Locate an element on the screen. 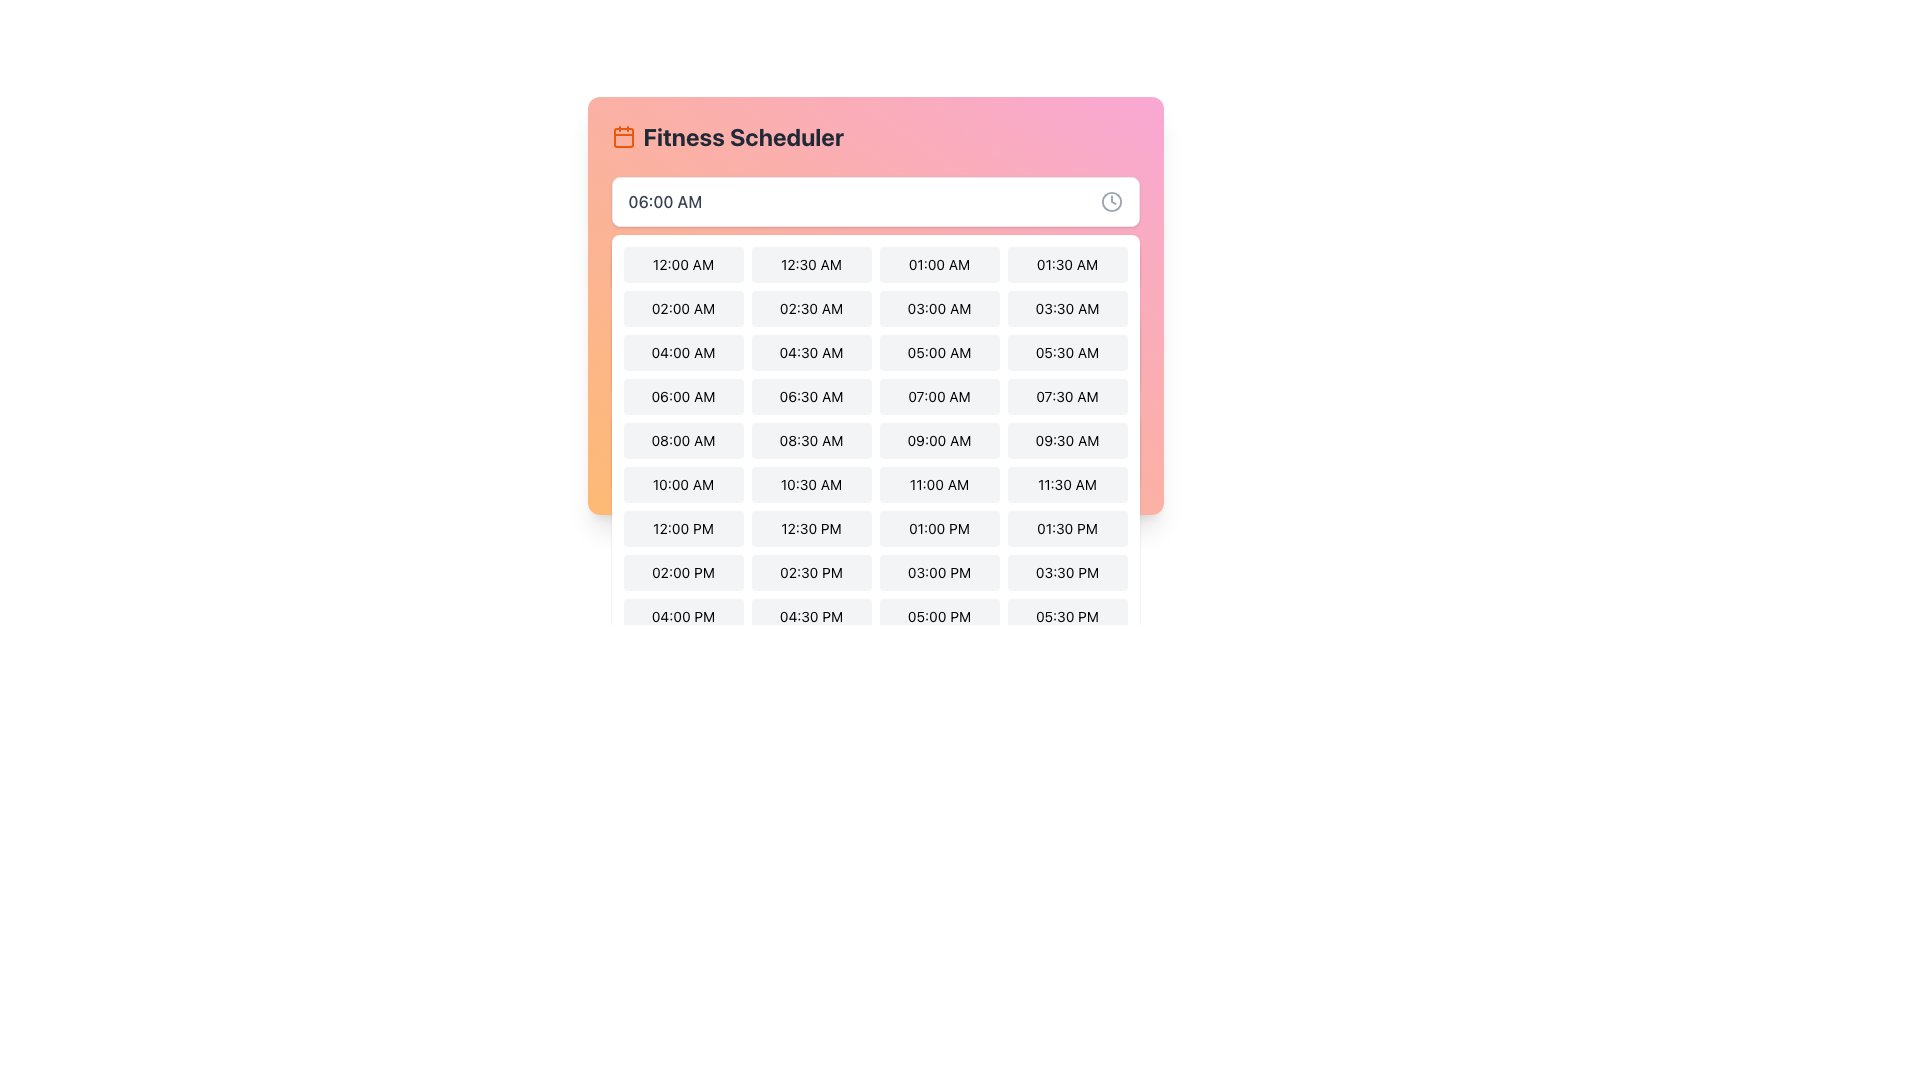 Image resolution: width=1920 pixels, height=1080 pixels. the button displaying '10:30 AM' is located at coordinates (811, 485).